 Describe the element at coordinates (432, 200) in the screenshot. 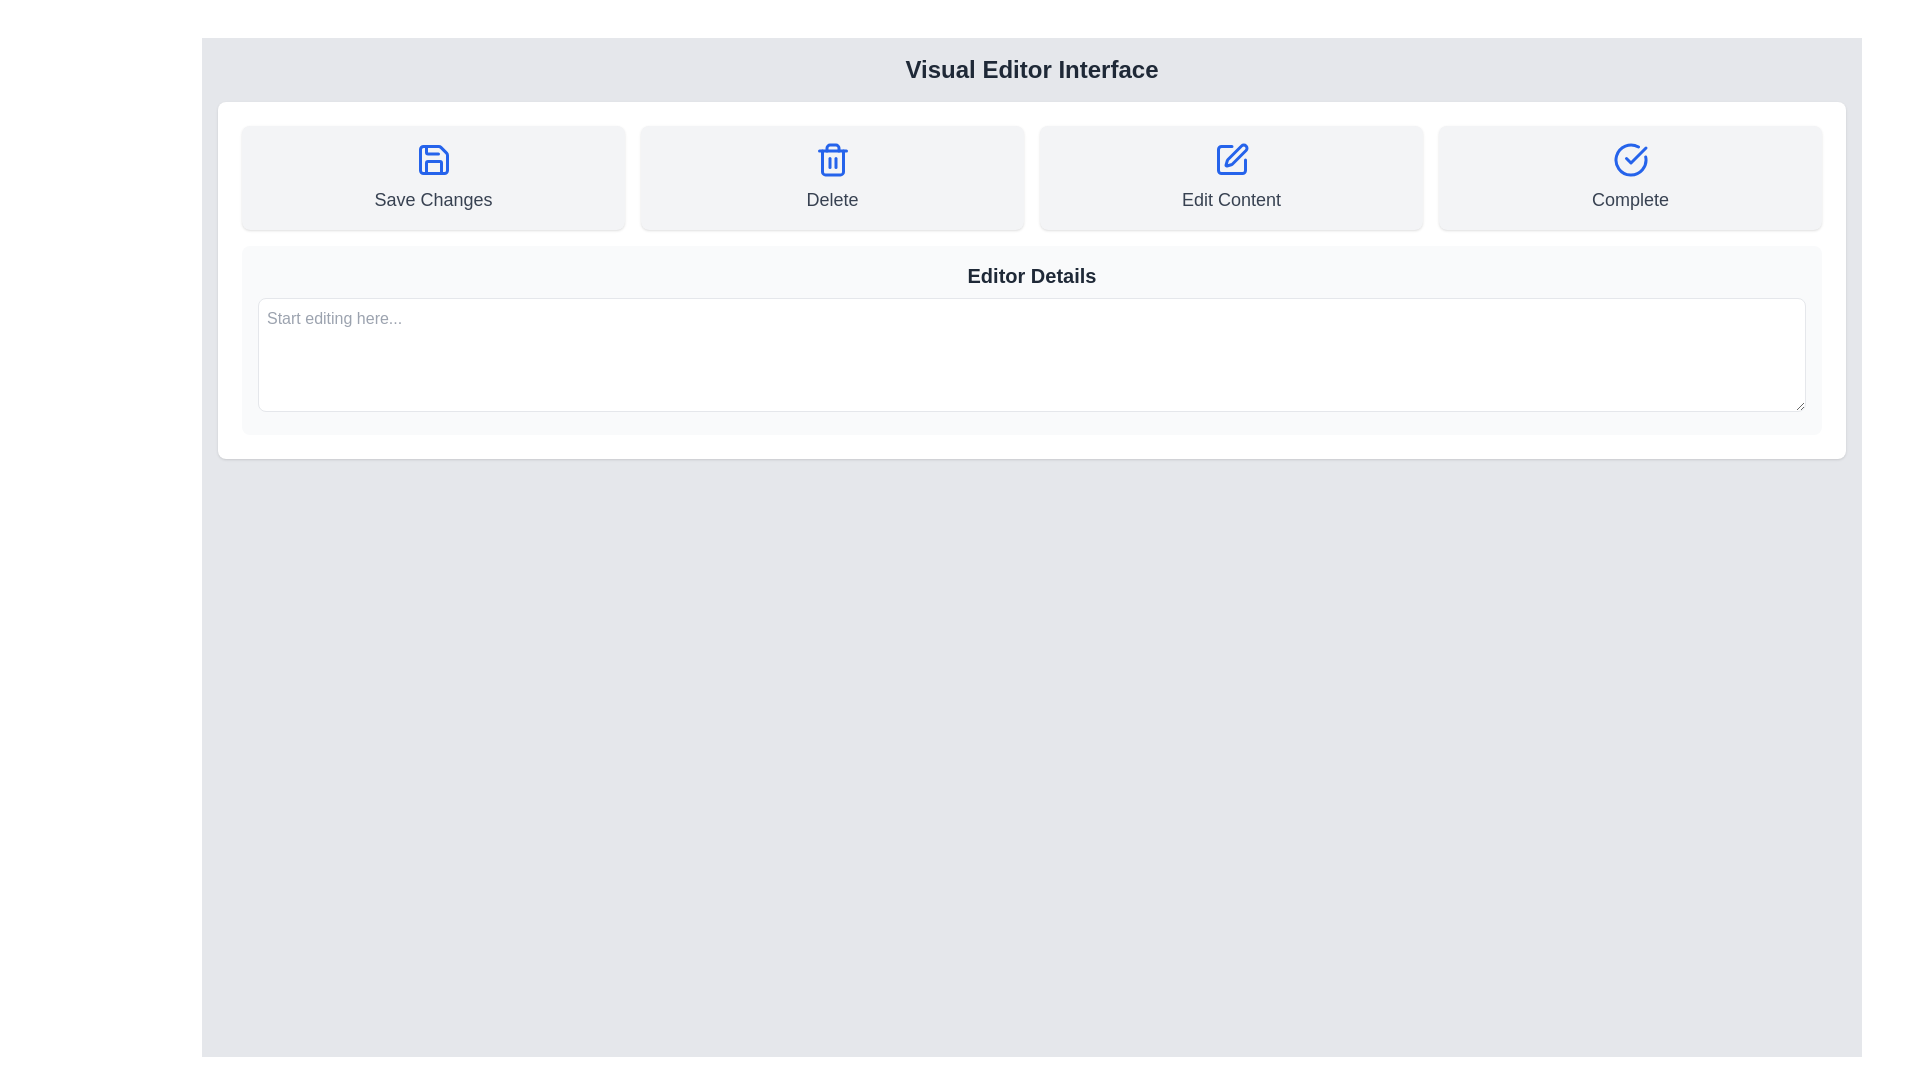

I see `'Save Changes' text label that indicates the functionality for saving changes, which is located within a rectangular card in the top-left section of the interface, below the associated icon` at that location.